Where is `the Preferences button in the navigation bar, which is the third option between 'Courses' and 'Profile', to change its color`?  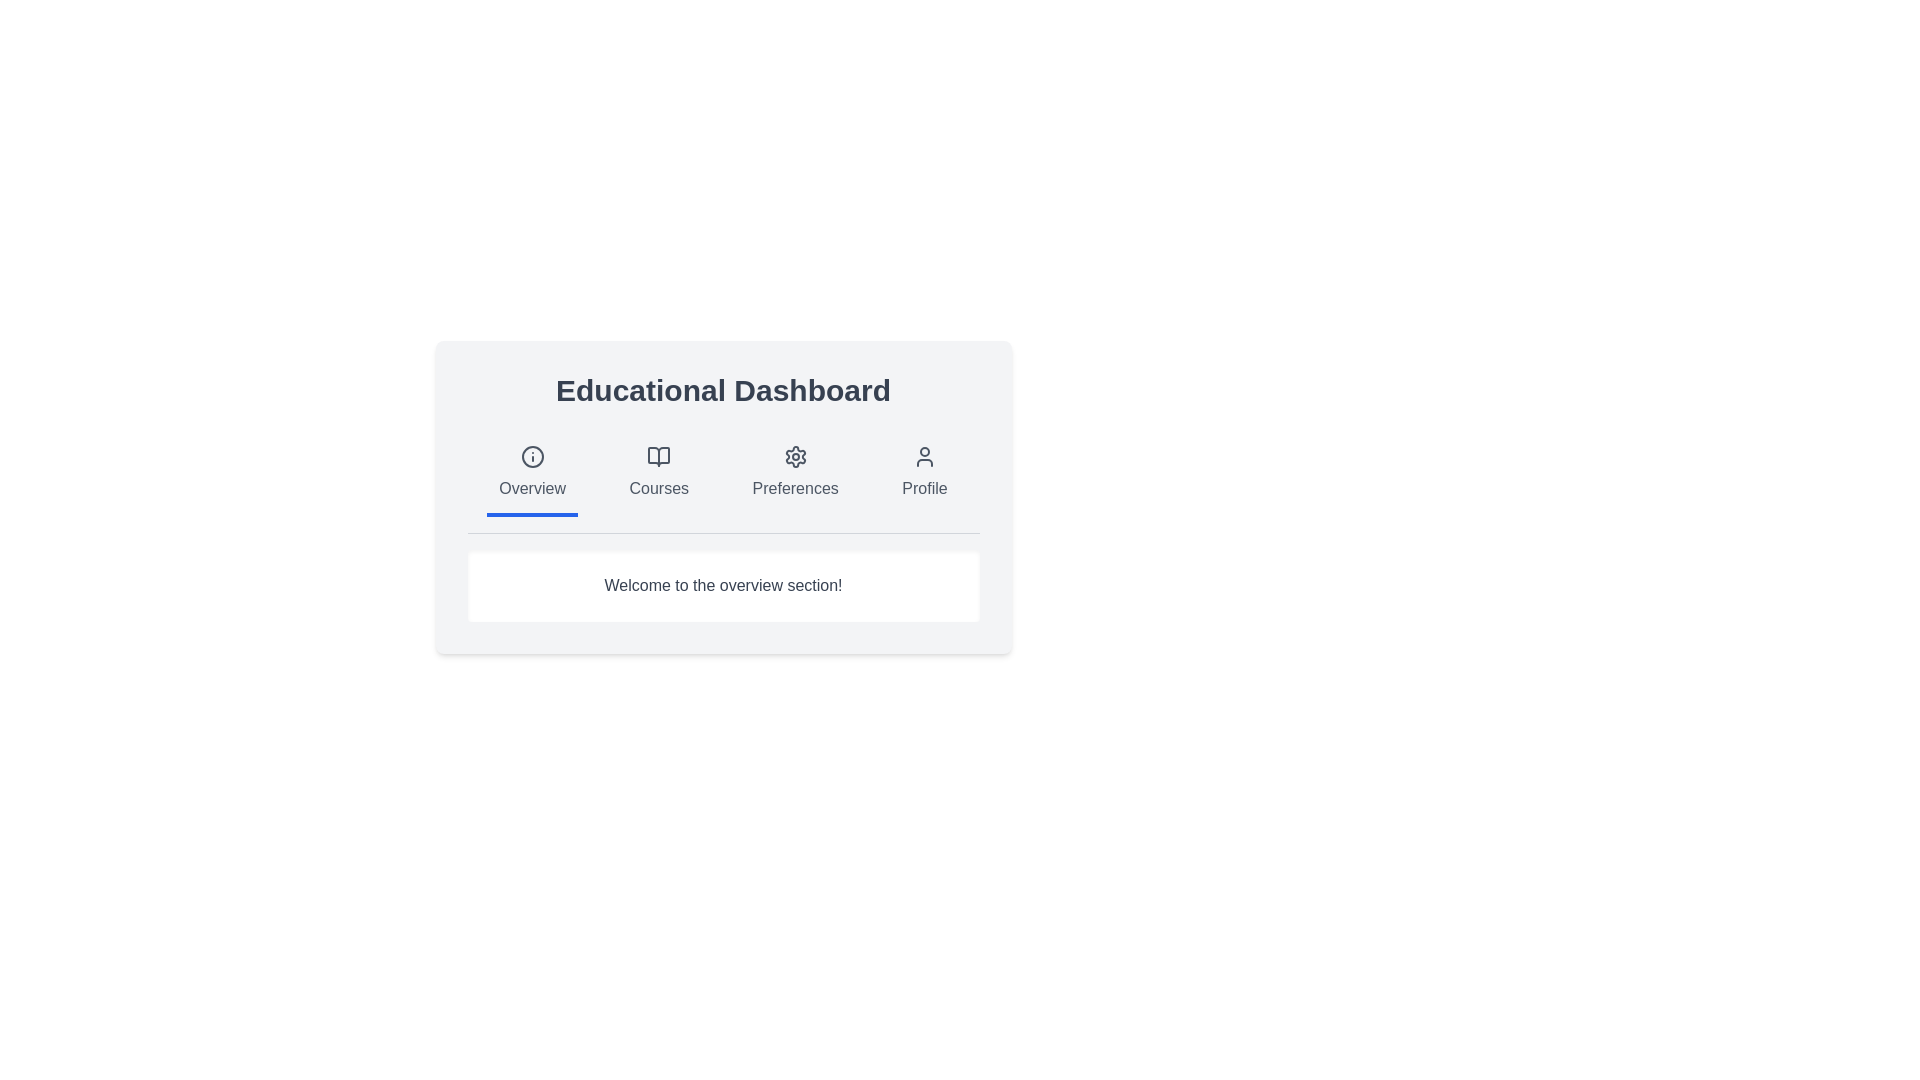 the Preferences button in the navigation bar, which is the third option between 'Courses' and 'Profile', to change its color is located at coordinates (794, 474).